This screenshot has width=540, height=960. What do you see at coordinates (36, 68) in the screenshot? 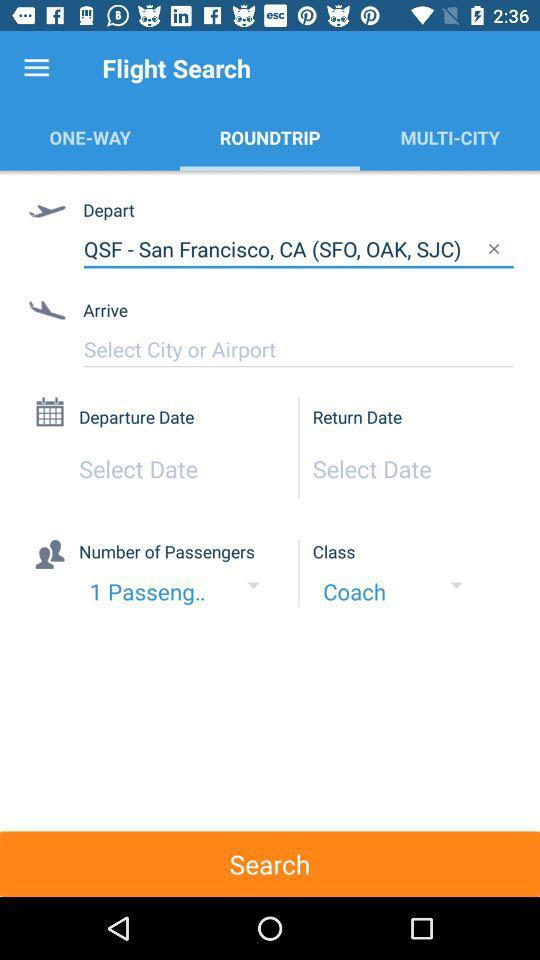
I see `item to the left of the flight search` at bounding box center [36, 68].